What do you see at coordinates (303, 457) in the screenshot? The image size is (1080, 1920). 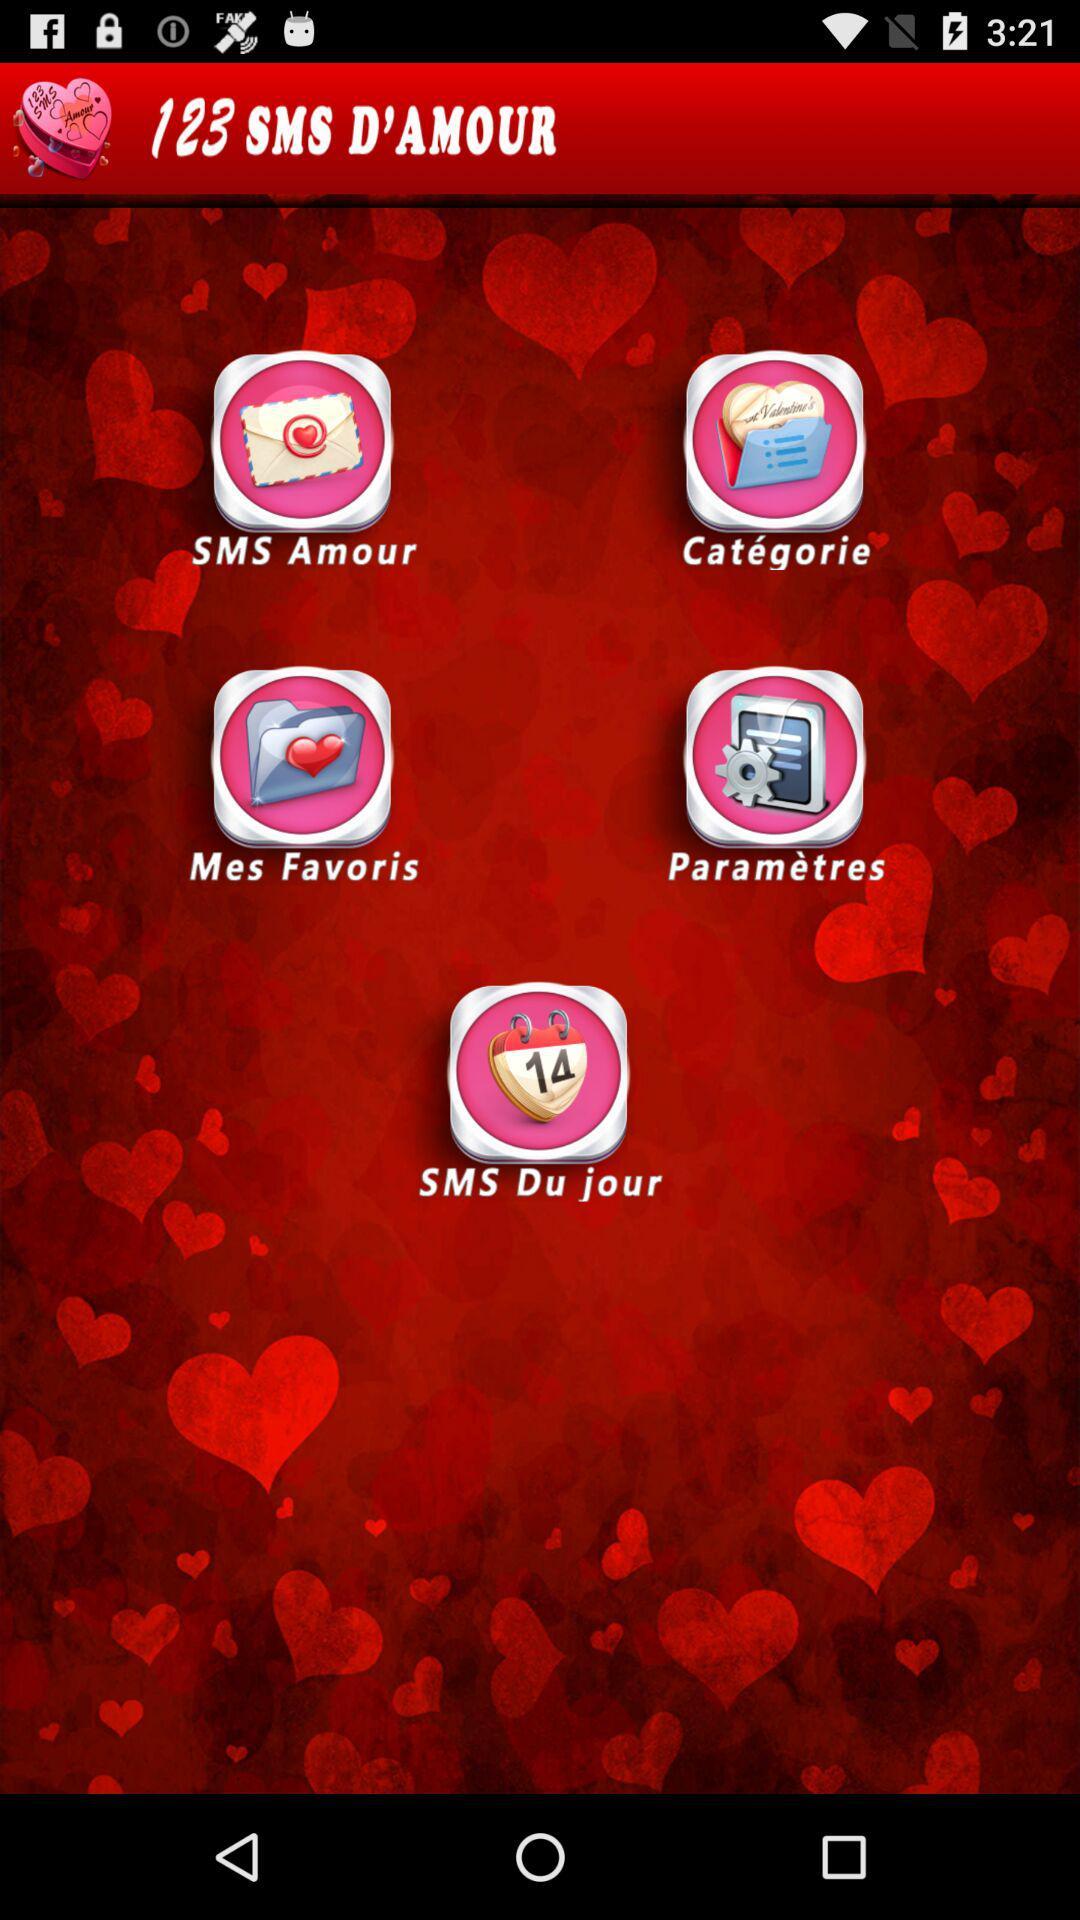 I see `sms button` at bounding box center [303, 457].